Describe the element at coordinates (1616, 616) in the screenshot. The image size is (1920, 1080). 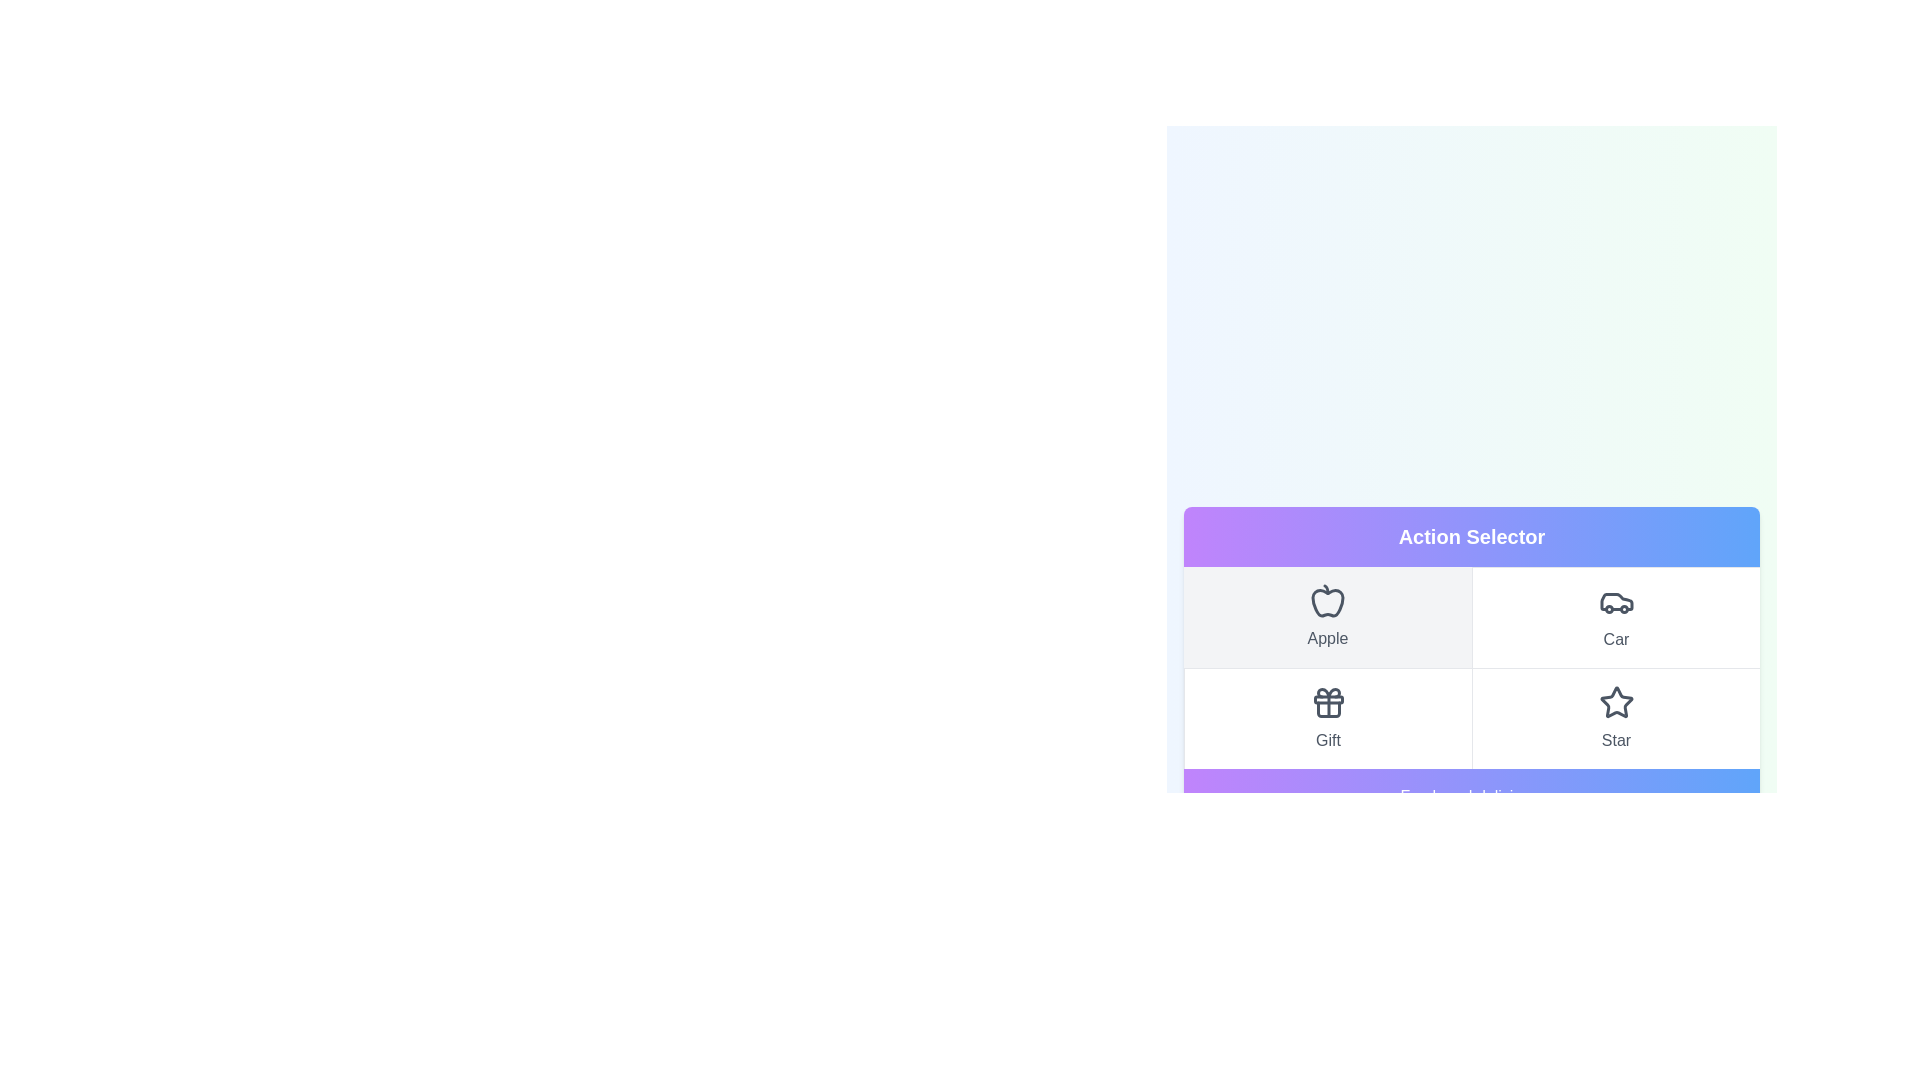
I see `the interactive card labeled 'Car' with a minimalistic car icon, located in the second column of the first row under the 'Action Selector' section` at that location.